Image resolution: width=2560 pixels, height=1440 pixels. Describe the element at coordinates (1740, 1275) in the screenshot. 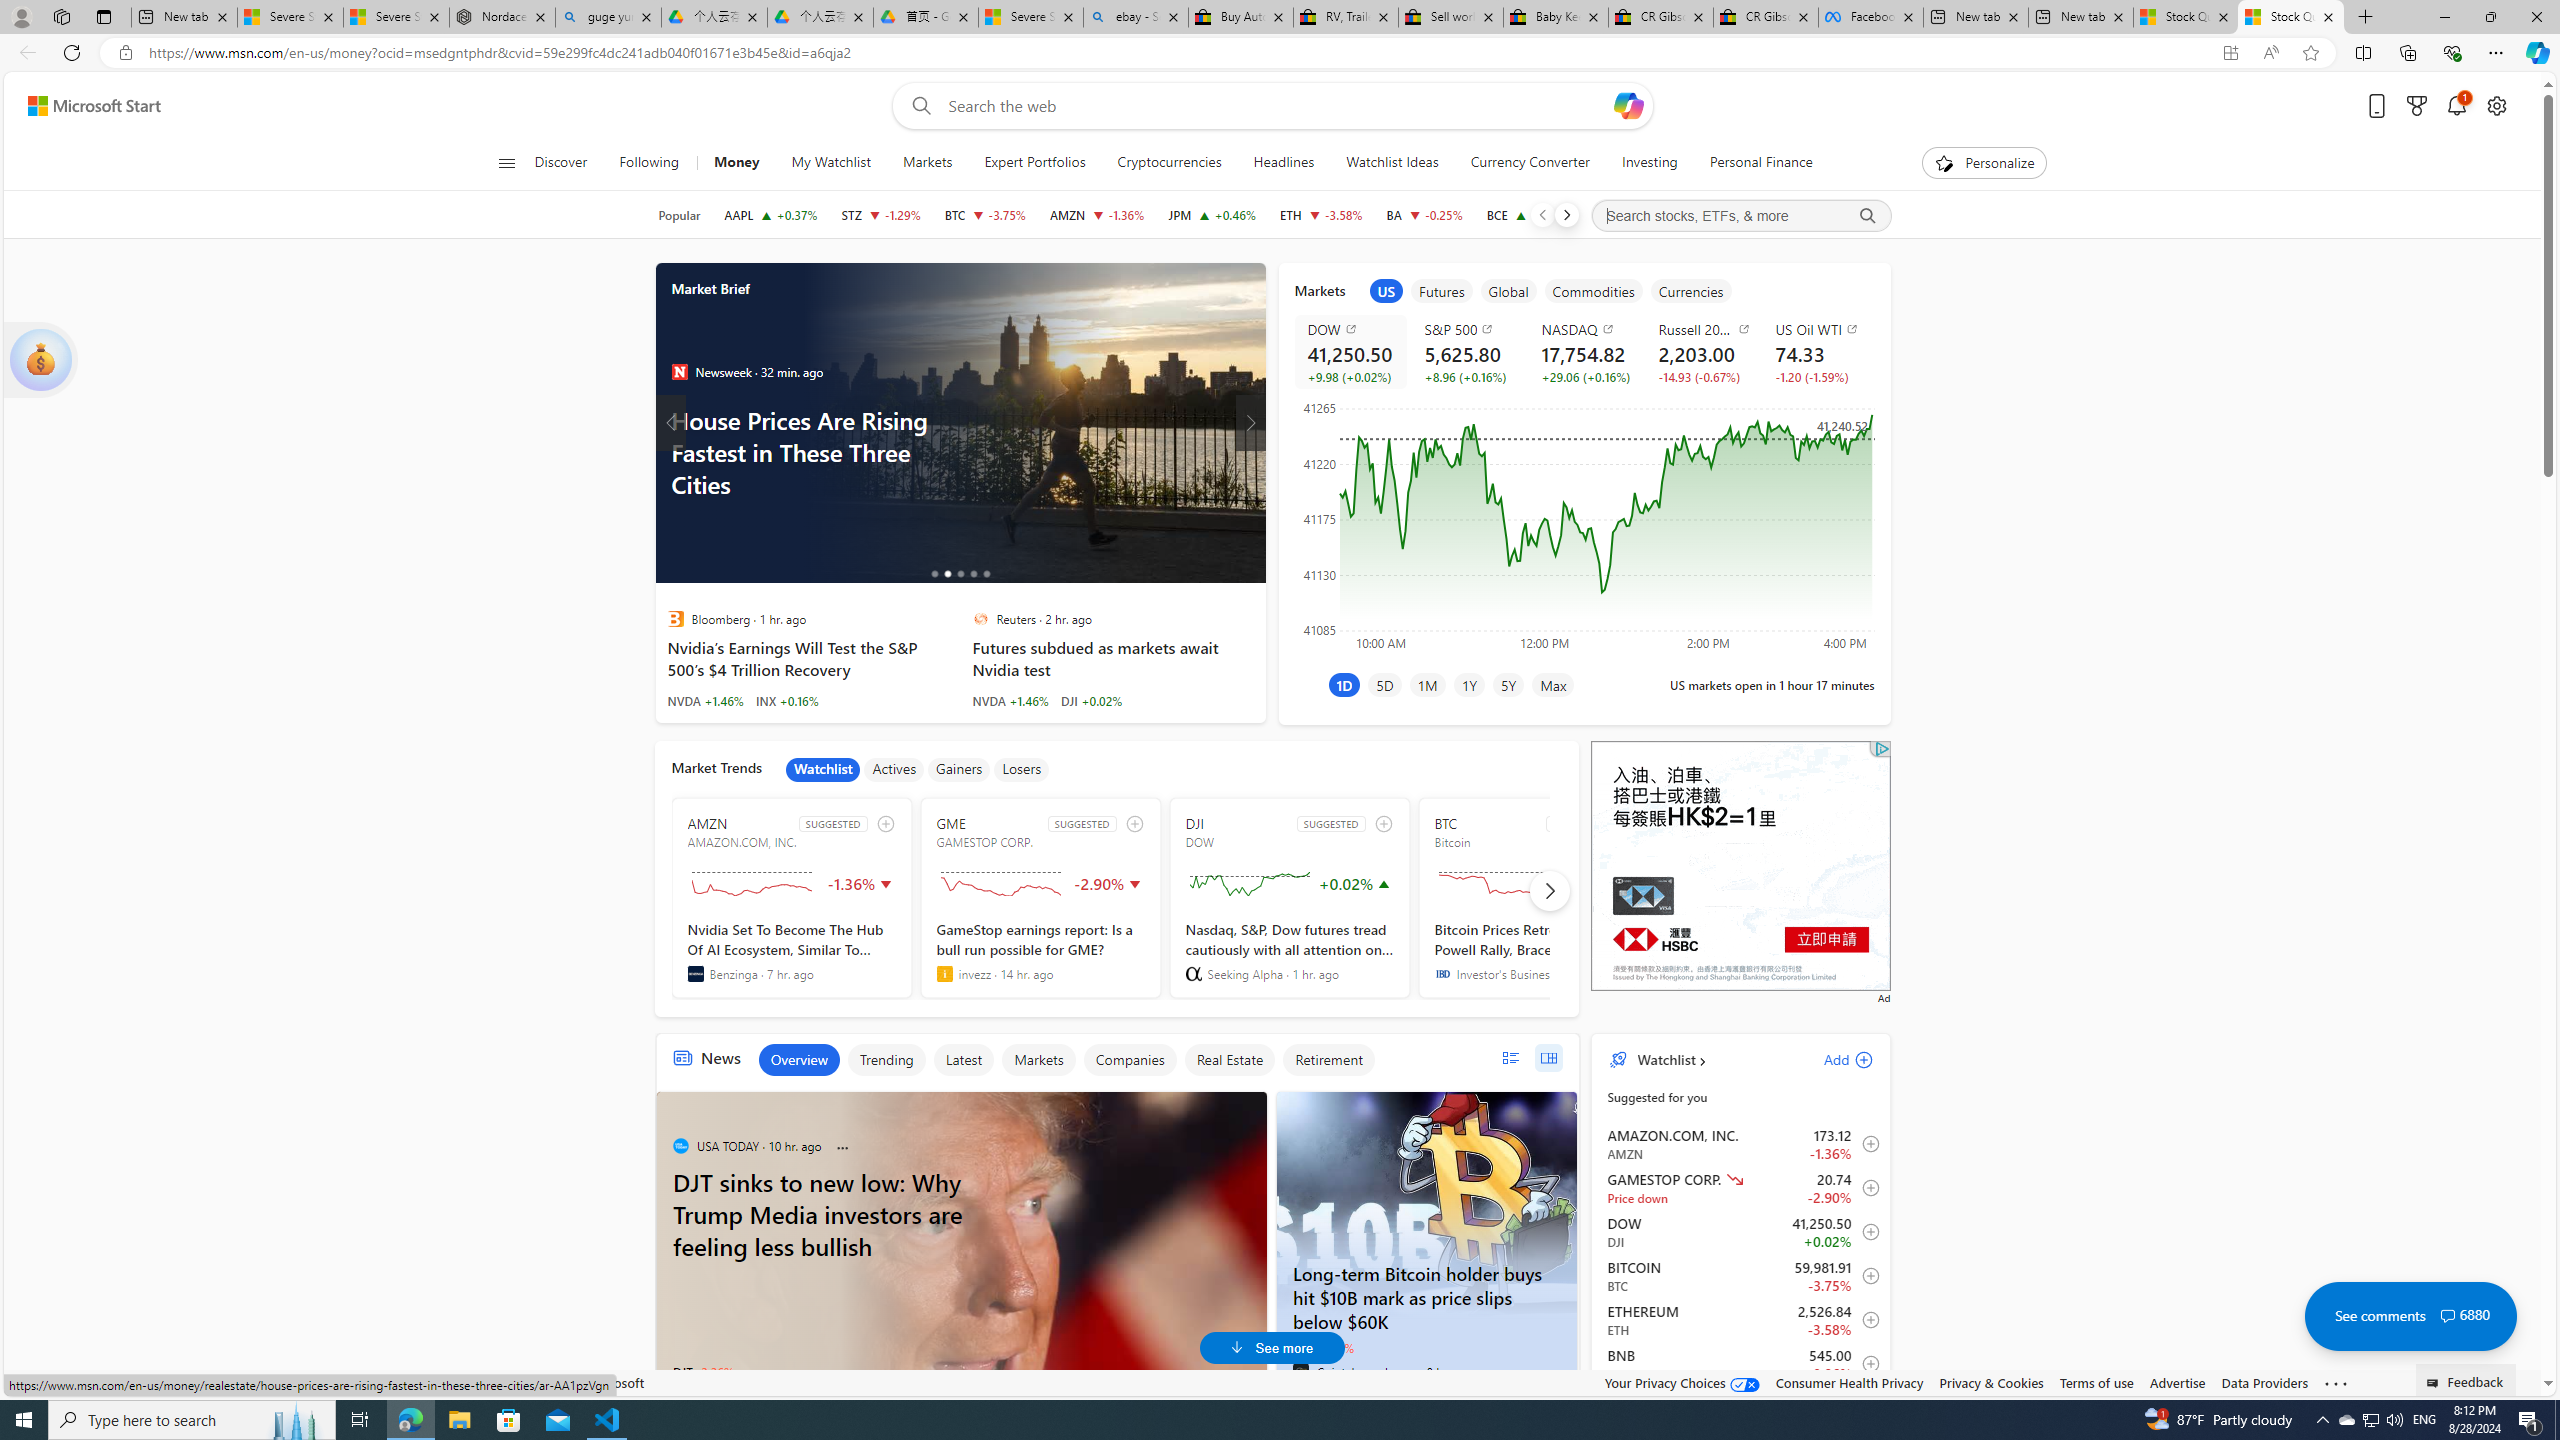

I see `'BTC Bitcoin decrease 59,981.91 -2,246.92 -3.75% item3'` at that location.